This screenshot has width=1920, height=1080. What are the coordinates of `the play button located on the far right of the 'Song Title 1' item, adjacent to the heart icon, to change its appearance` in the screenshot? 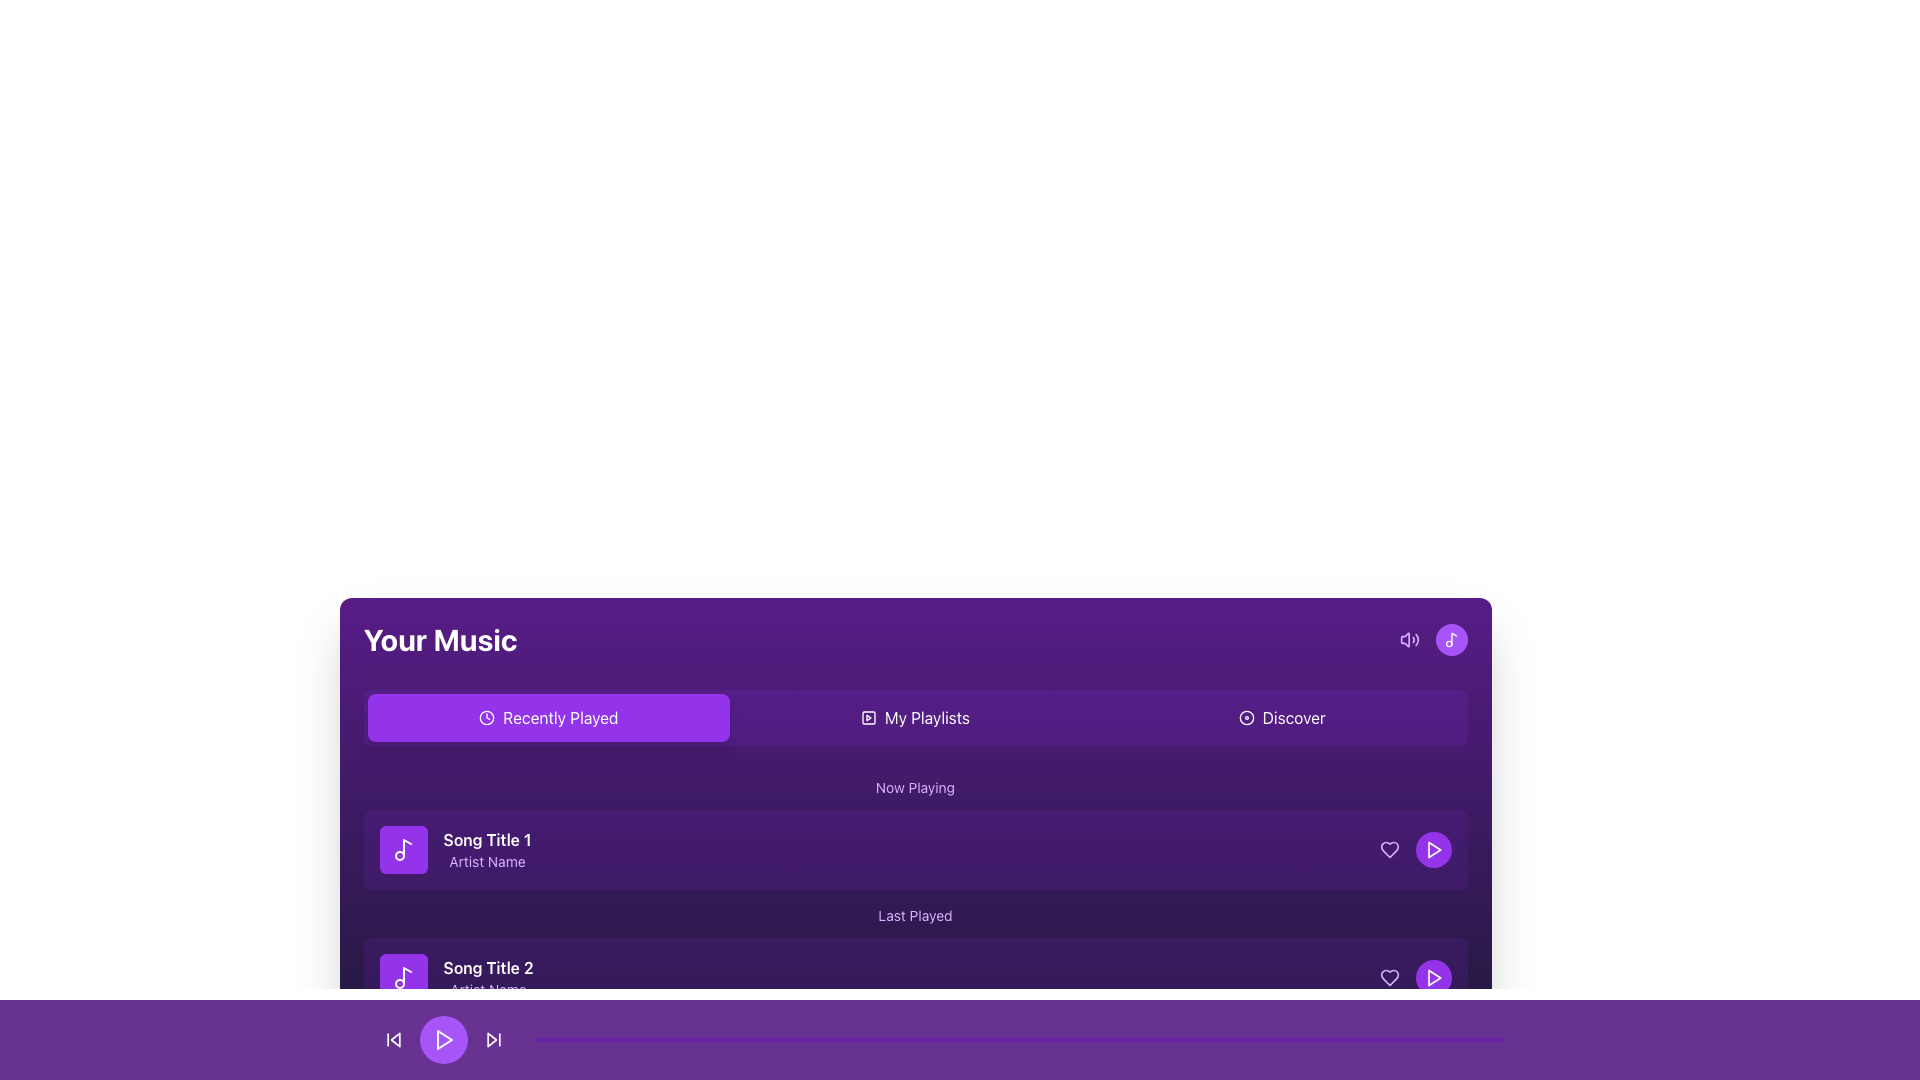 It's located at (1414, 849).